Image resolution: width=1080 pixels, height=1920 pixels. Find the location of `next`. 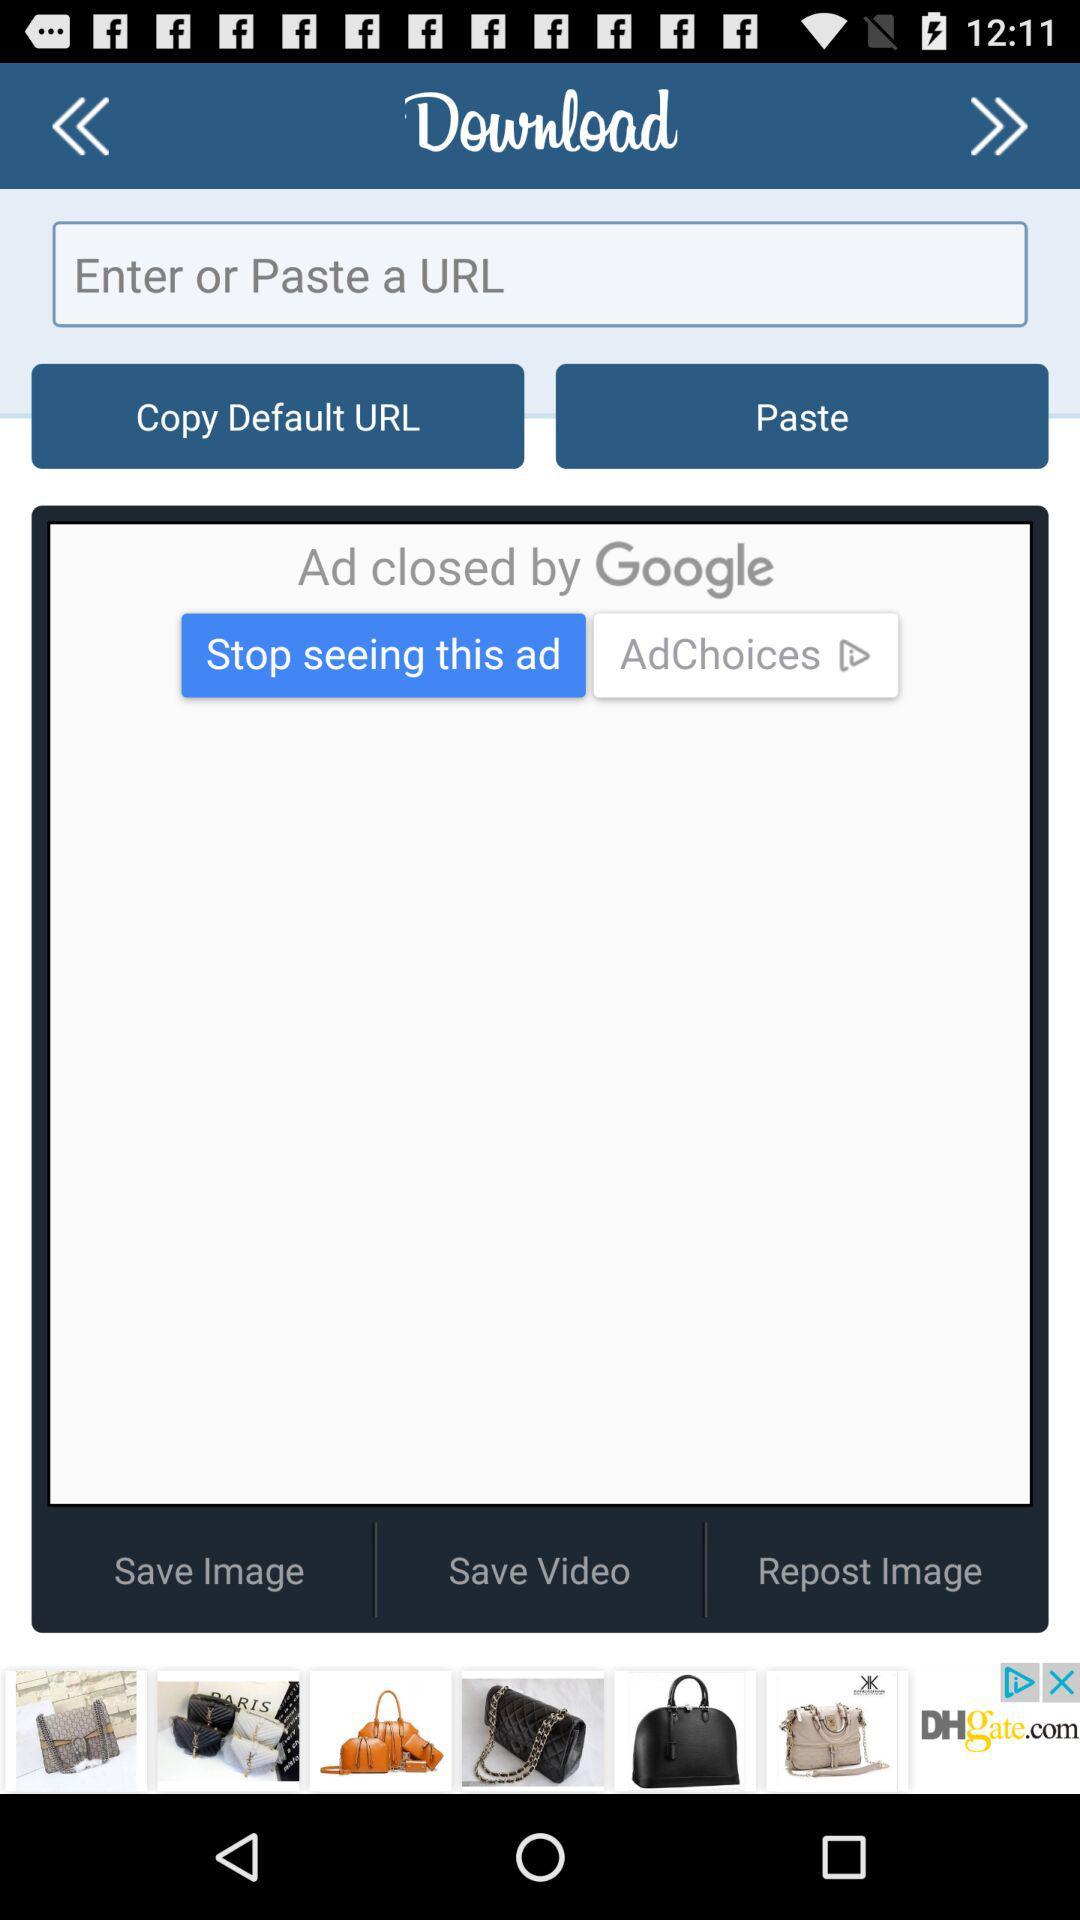

next is located at coordinates (999, 124).